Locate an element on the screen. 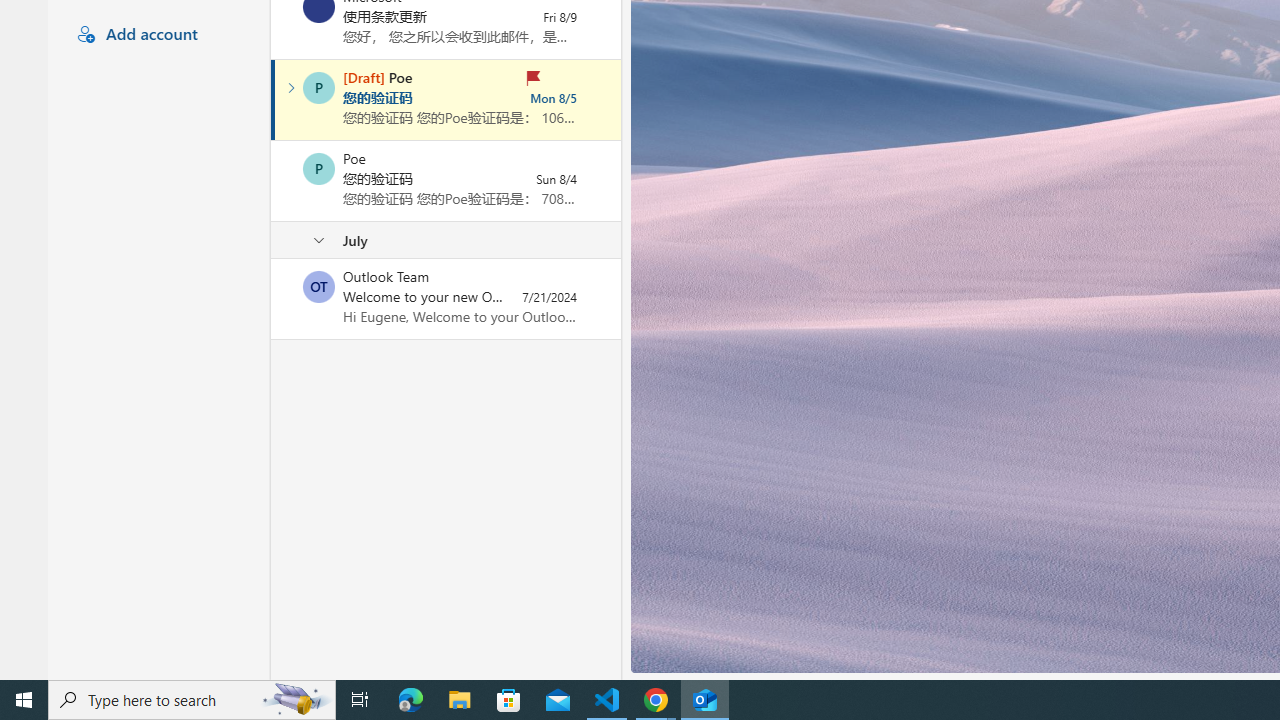 The width and height of the screenshot is (1280, 720). 'Expand conversation' is located at coordinates (290, 87).